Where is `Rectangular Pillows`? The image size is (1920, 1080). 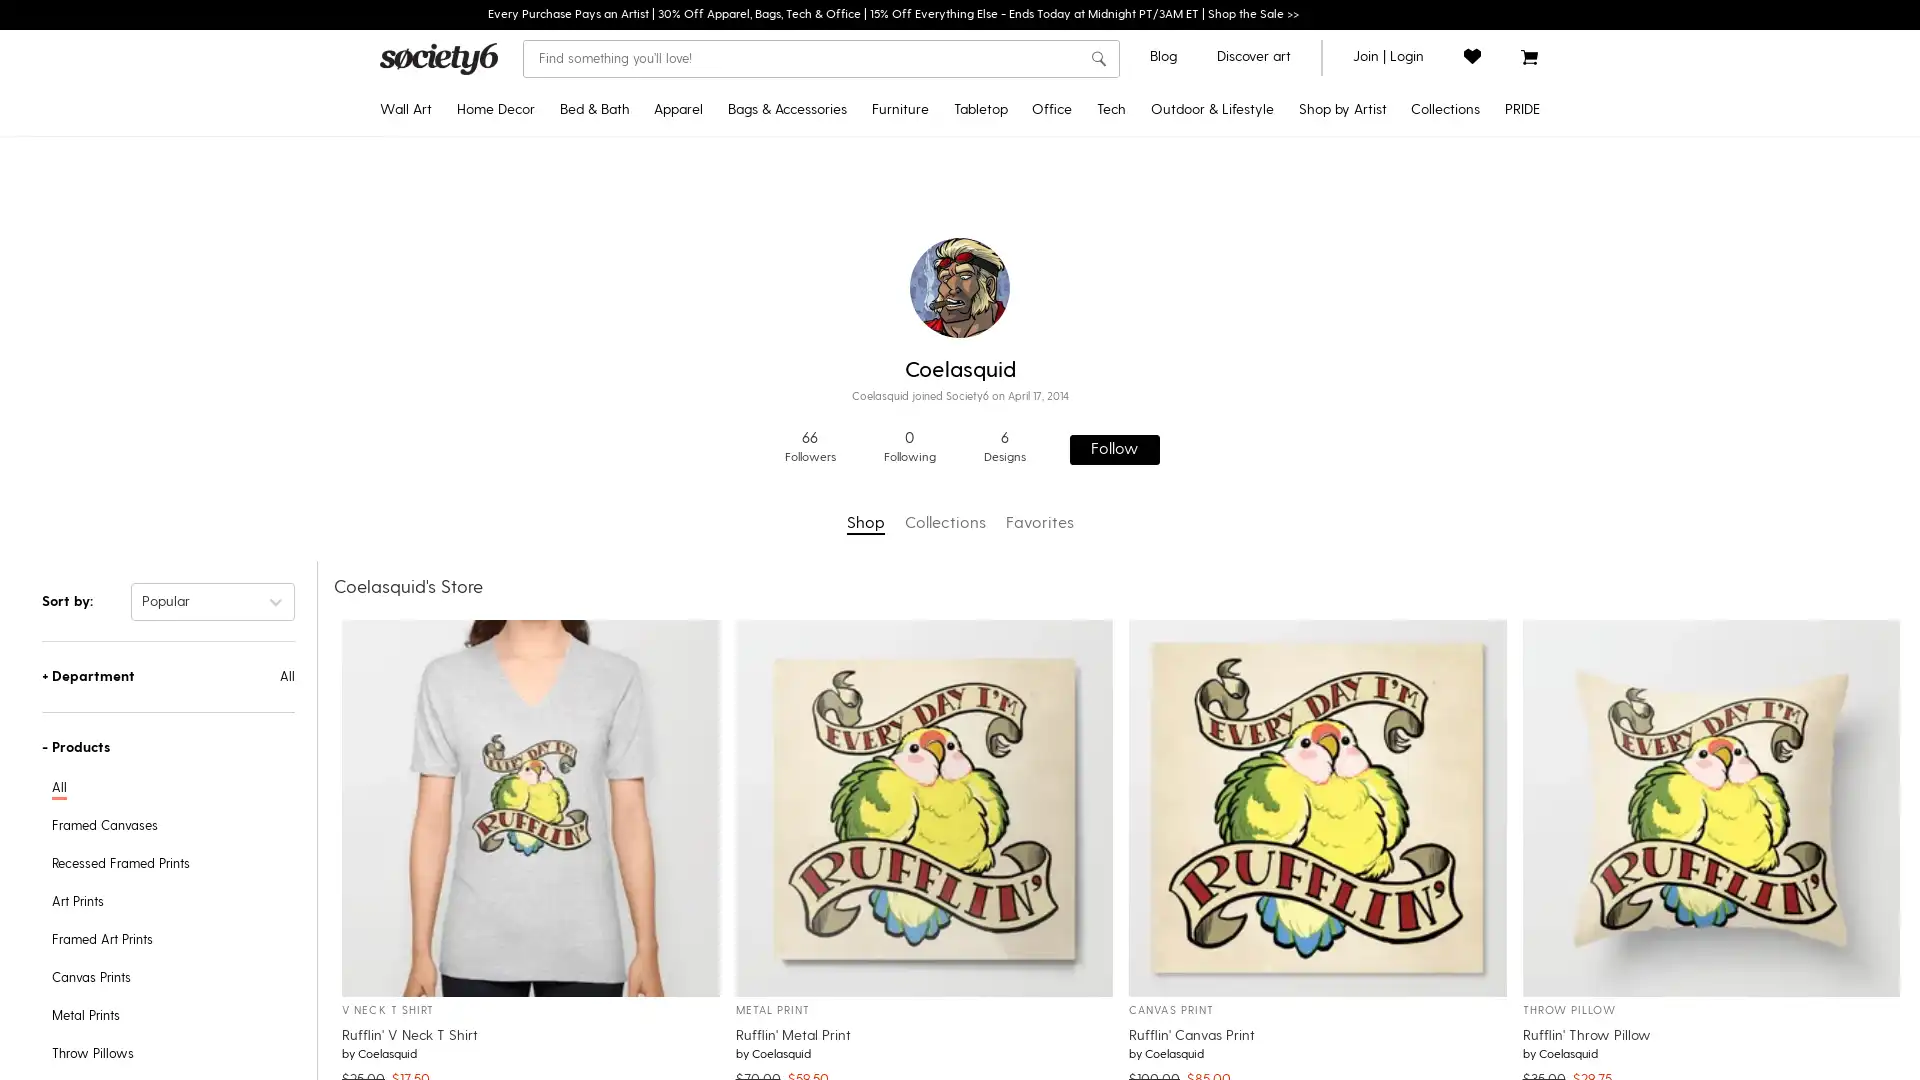 Rectangular Pillows is located at coordinates (533, 224).